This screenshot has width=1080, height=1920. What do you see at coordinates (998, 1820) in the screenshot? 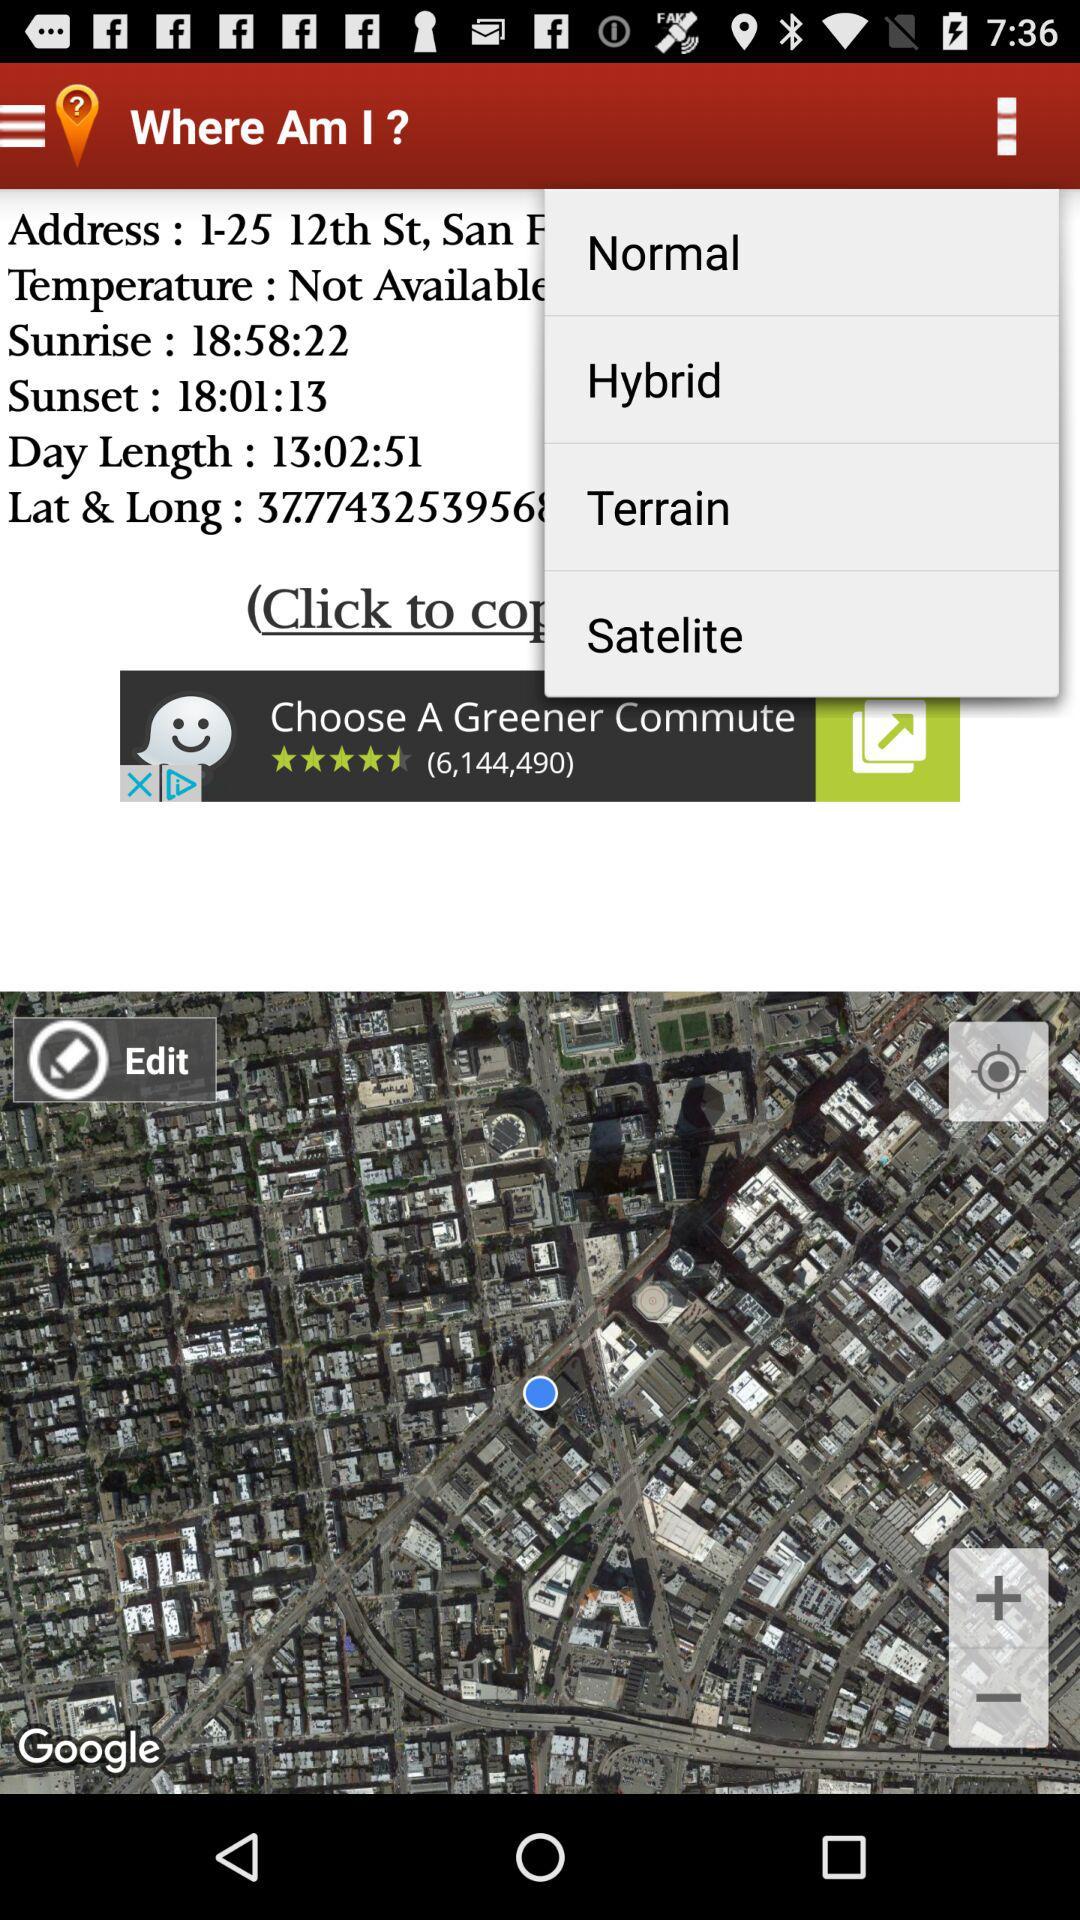
I see `the minus icon` at bounding box center [998, 1820].